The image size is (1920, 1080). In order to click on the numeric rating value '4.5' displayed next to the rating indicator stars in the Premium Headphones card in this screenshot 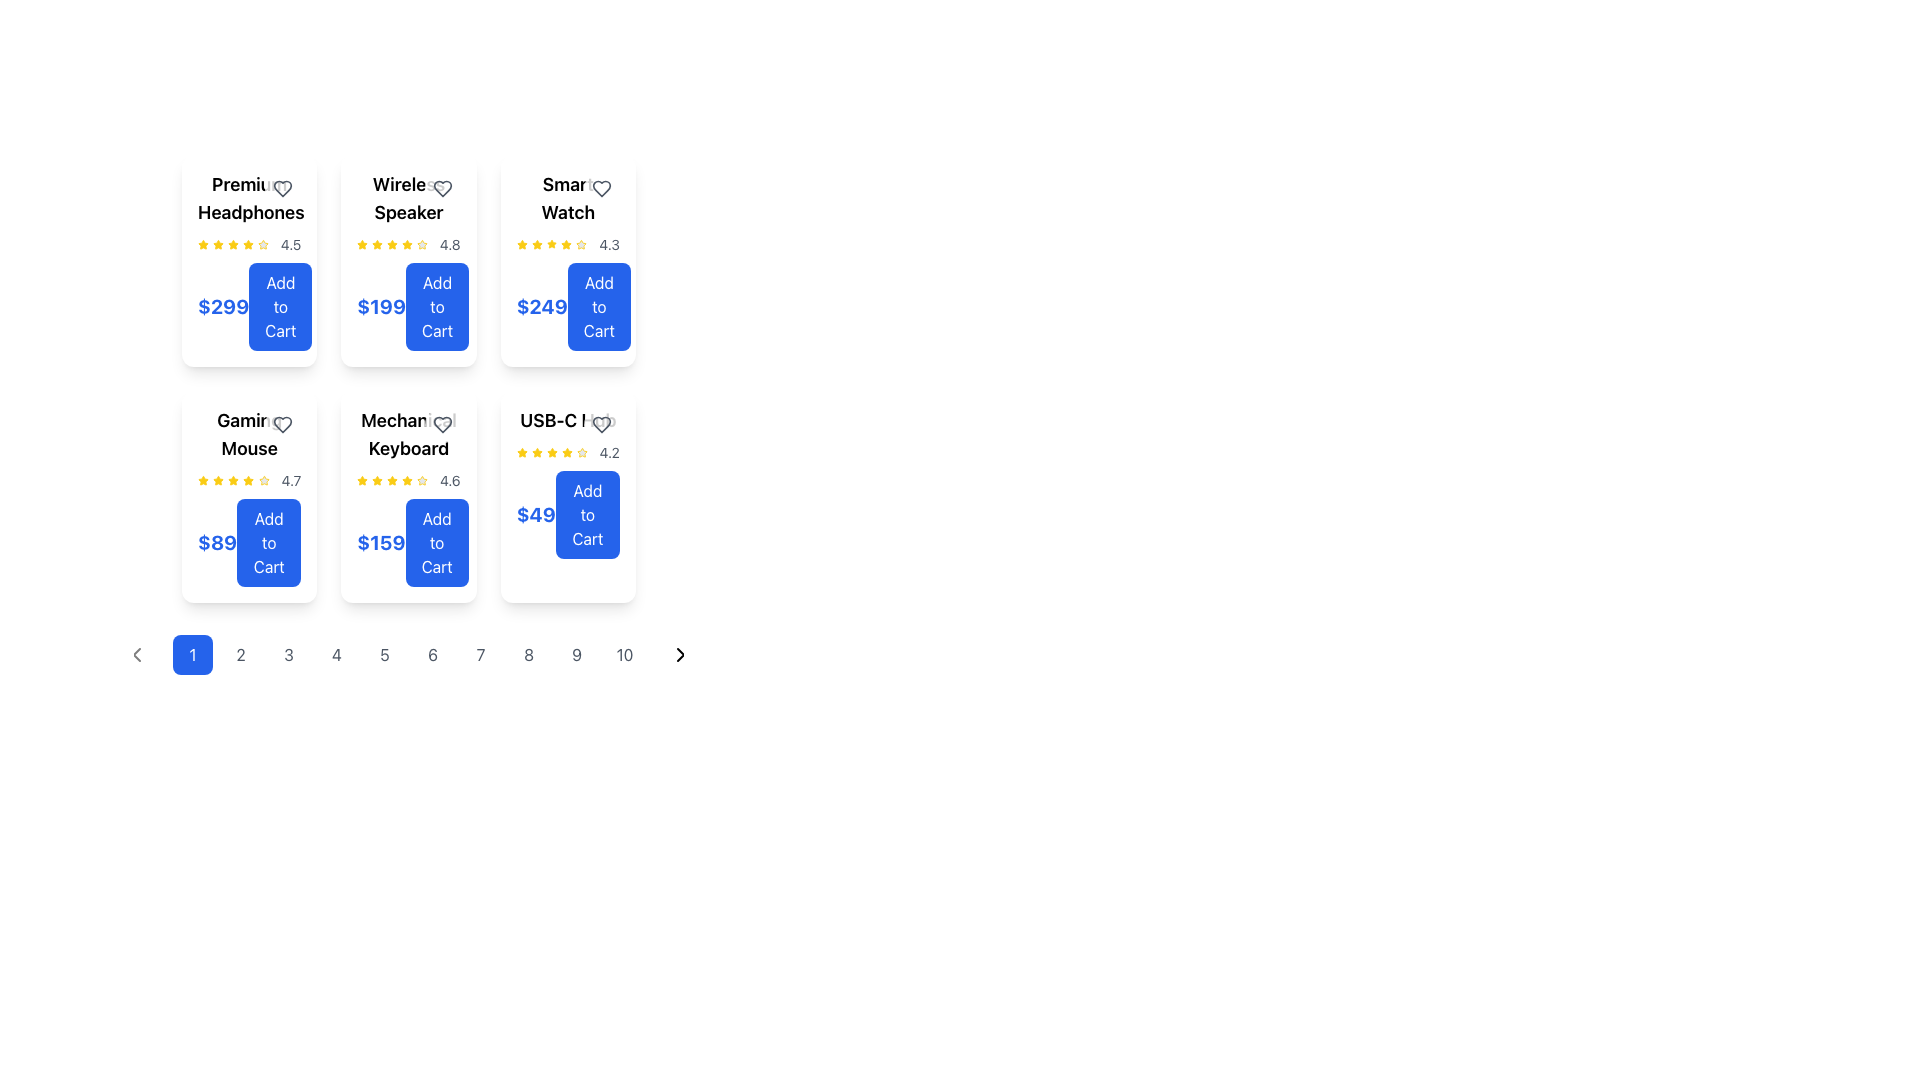, I will do `click(248, 244)`.